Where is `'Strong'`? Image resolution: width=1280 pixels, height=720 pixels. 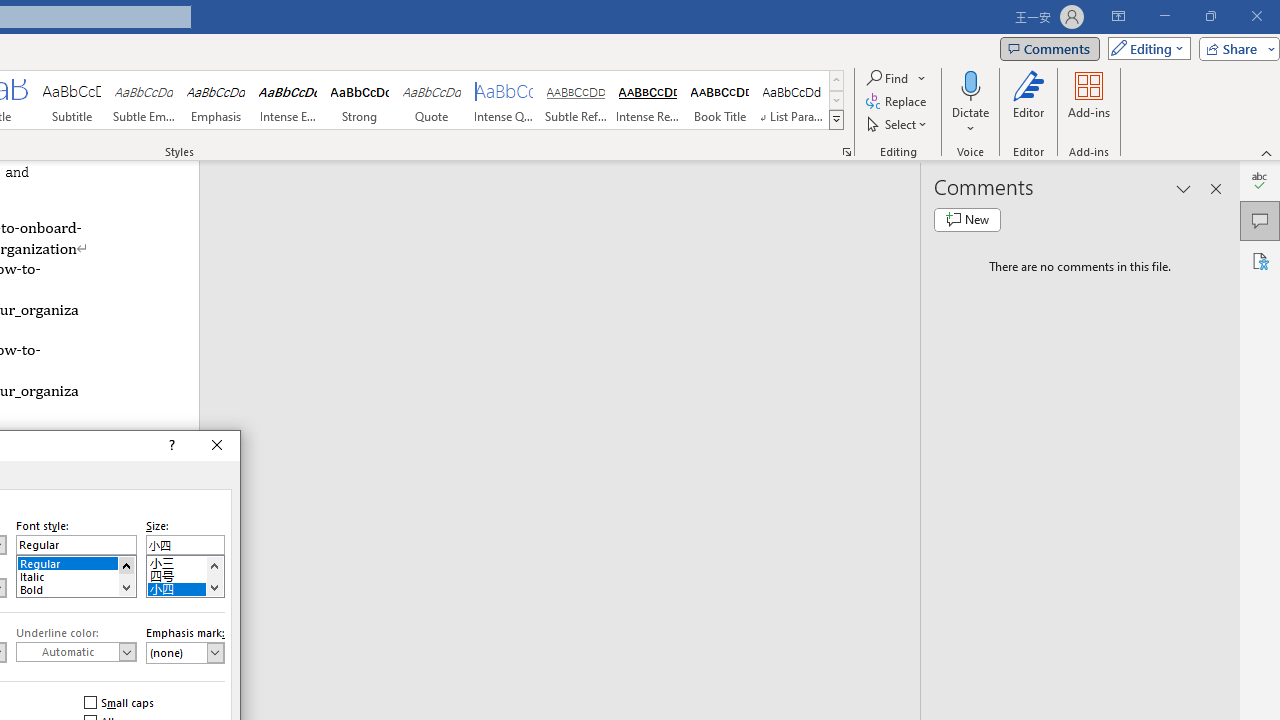 'Strong' is located at coordinates (359, 100).